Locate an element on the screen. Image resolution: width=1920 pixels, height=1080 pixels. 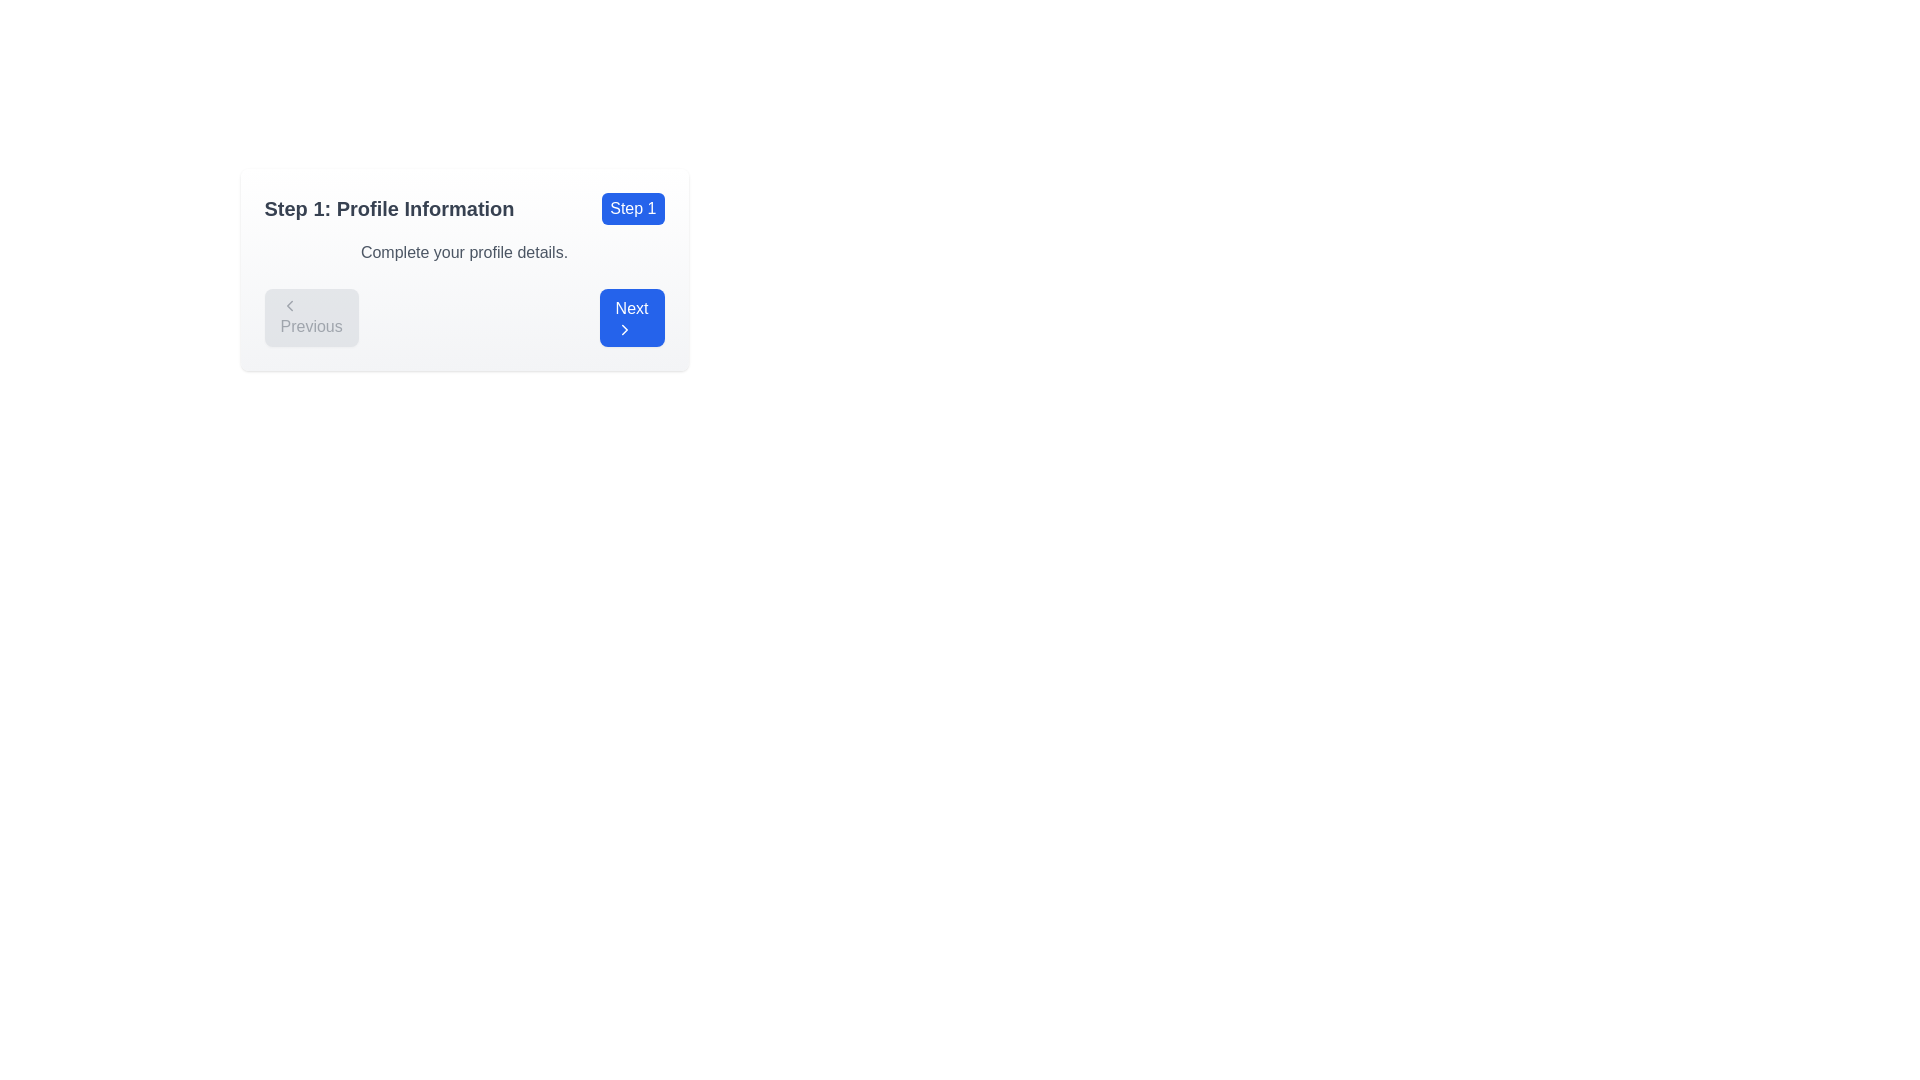
the 'Next' button, which features a right-facing chevron icon, located in the bottom-right corner of the visible panel is located at coordinates (623, 329).